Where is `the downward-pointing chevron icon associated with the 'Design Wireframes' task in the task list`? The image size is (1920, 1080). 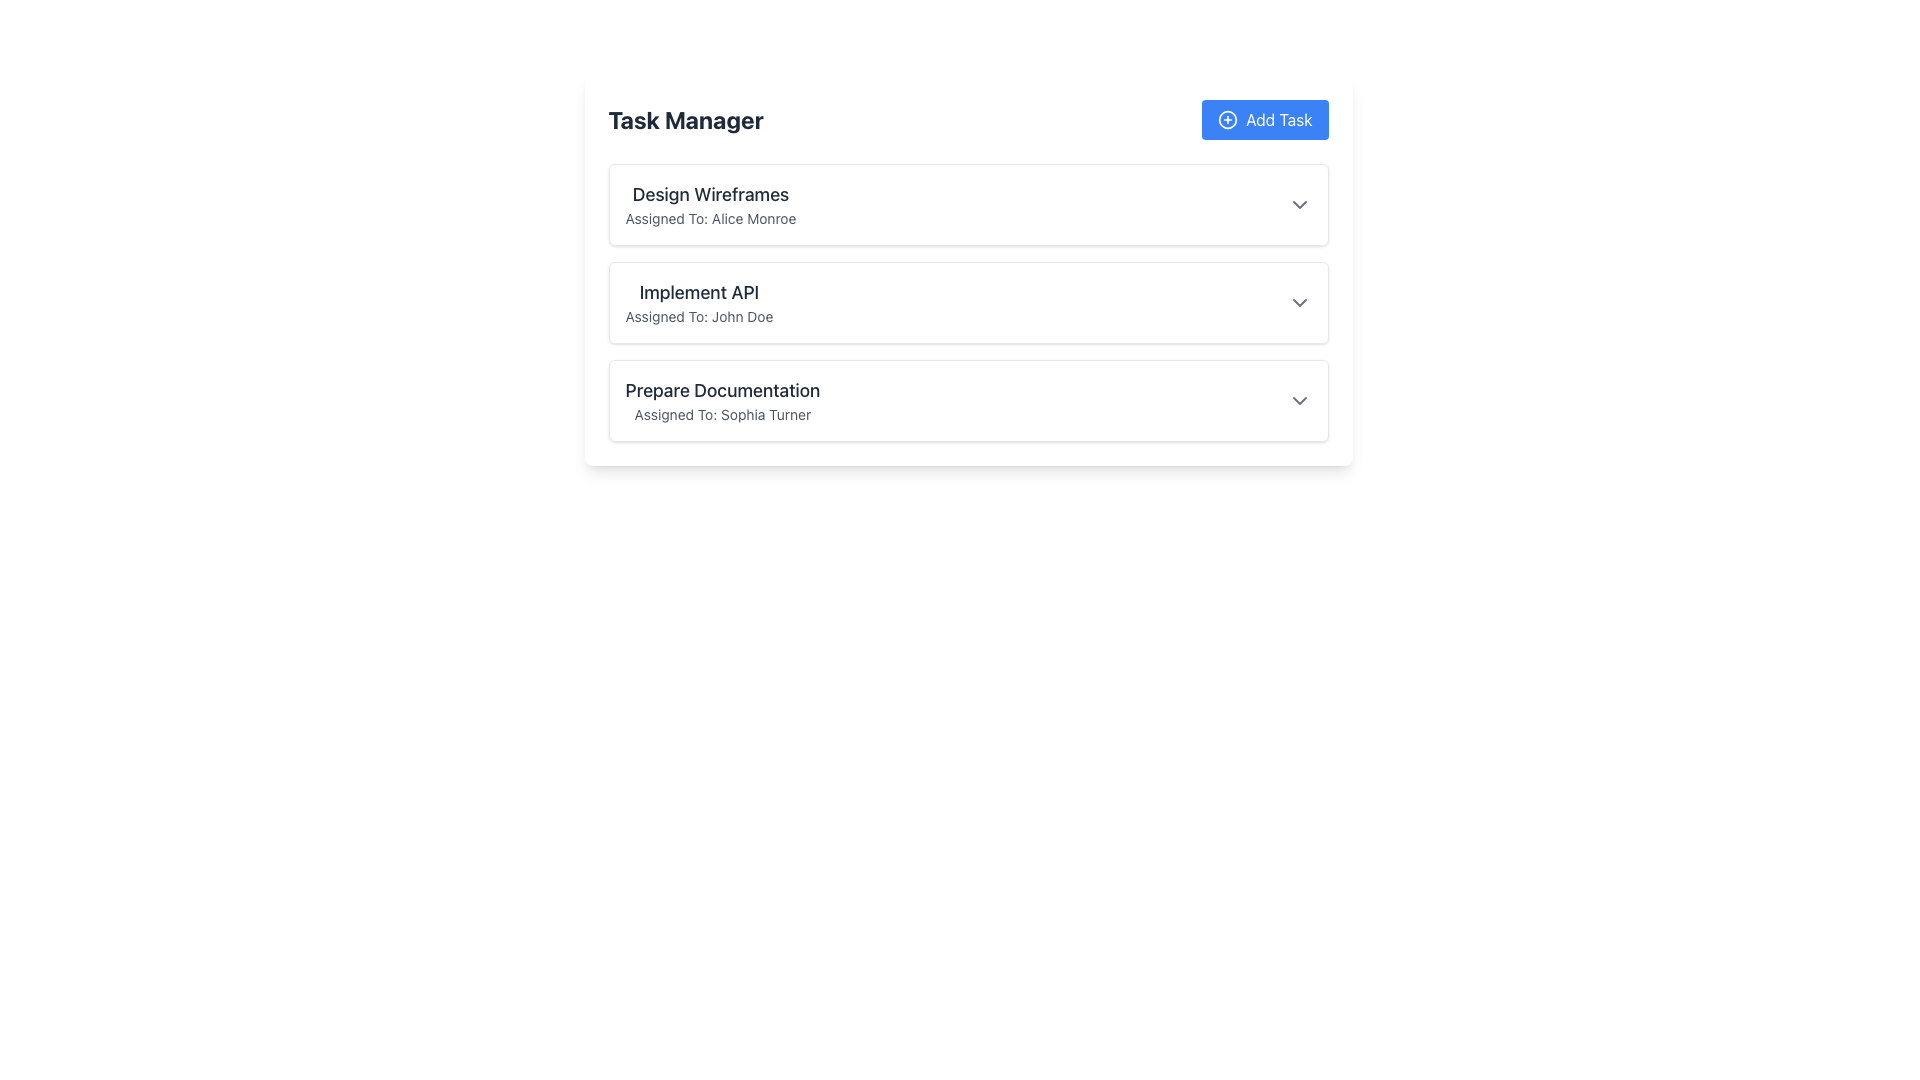
the downward-pointing chevron icon associated with the 'Design Wireframes' task in the task list is located at coordinates (1299, 204).